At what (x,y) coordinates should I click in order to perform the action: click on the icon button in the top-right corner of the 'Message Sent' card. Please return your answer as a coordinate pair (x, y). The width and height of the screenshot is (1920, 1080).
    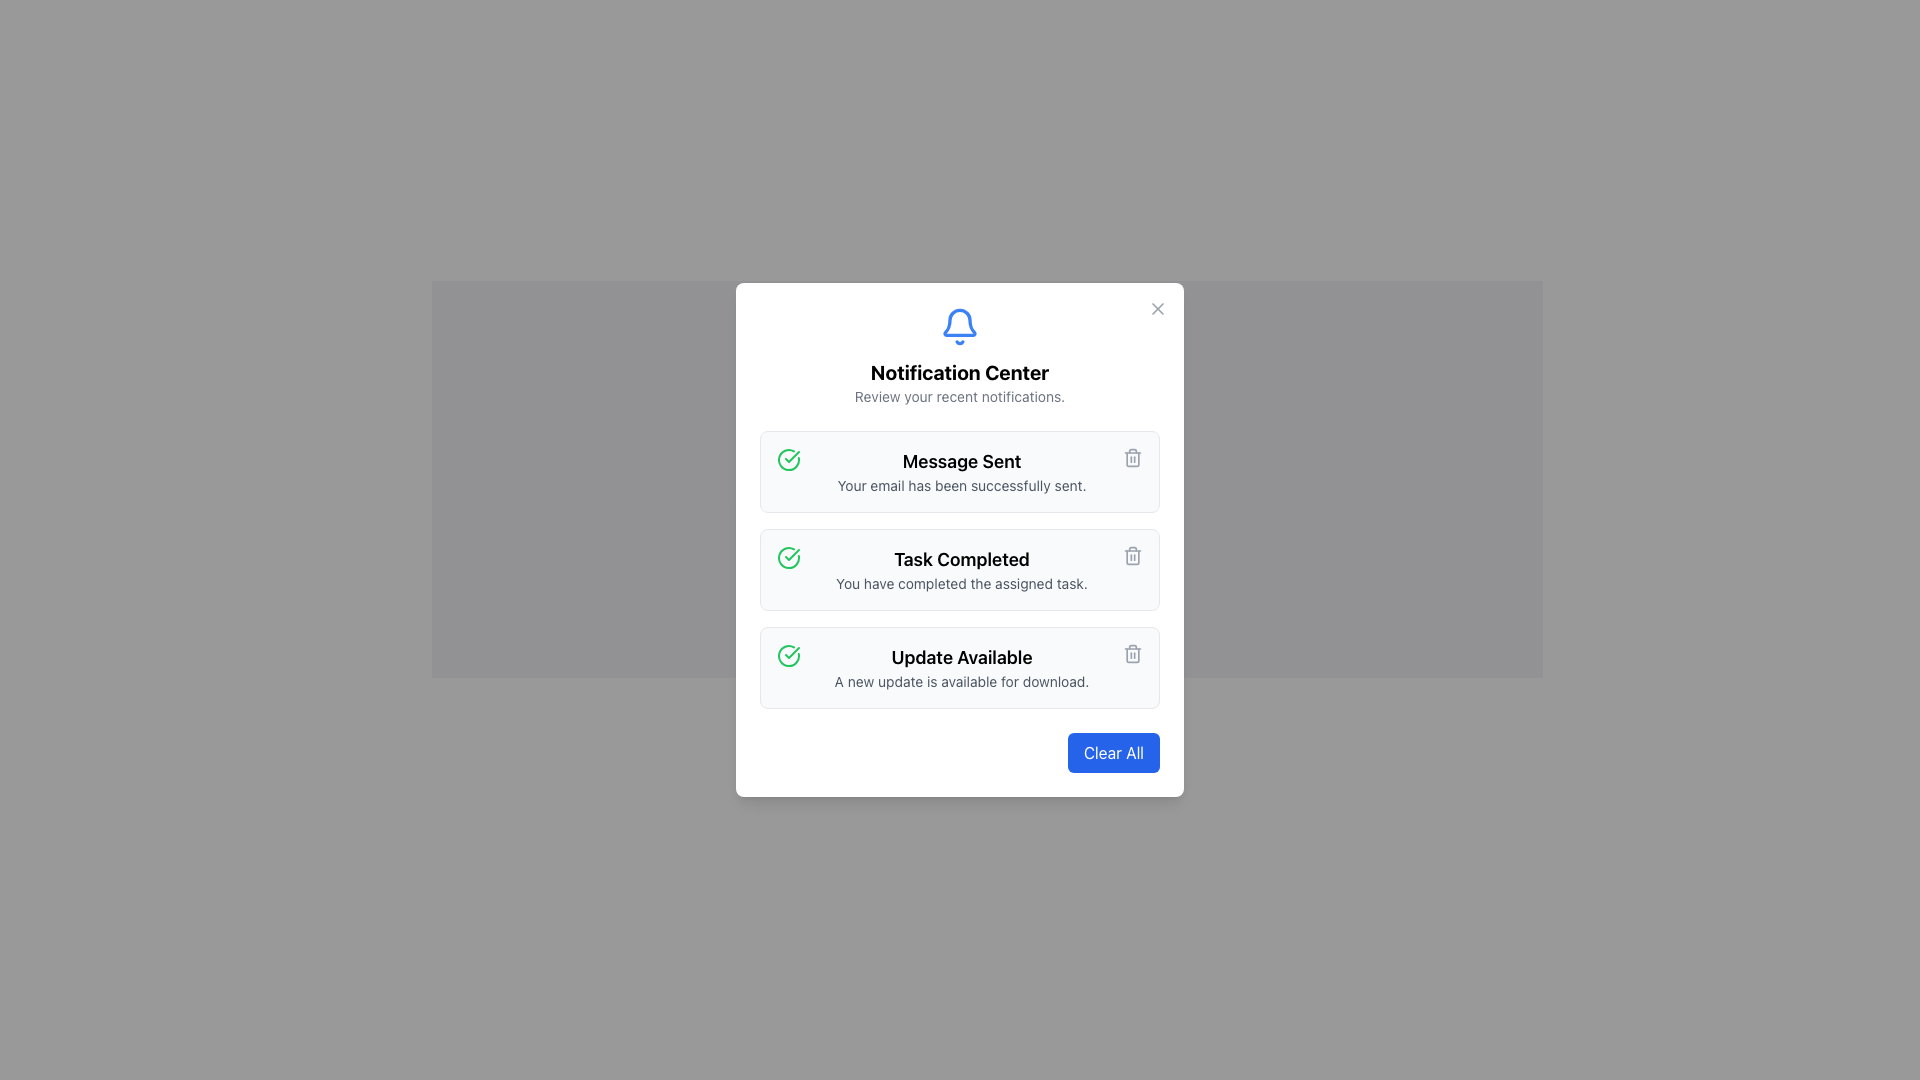
    Looking at the image, I should click on (1132, 458).